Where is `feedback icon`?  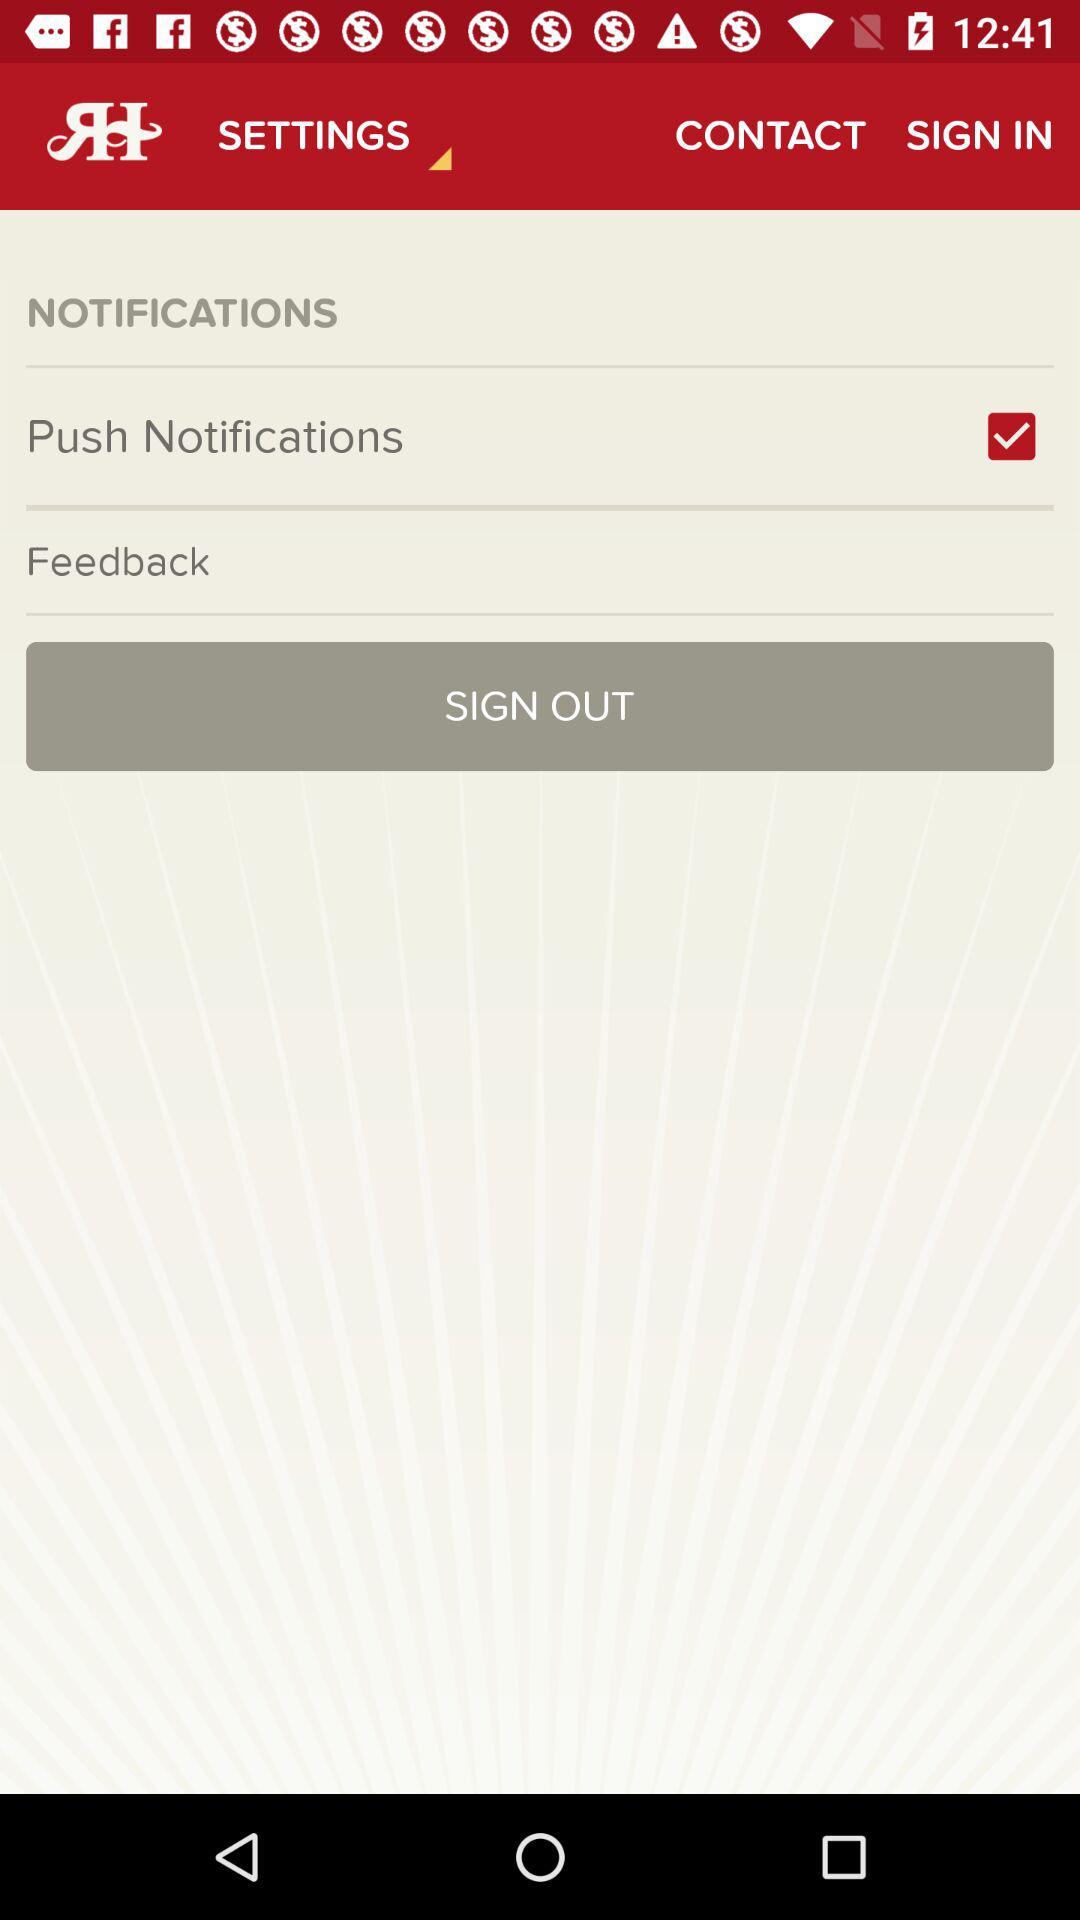 feedback icon is located at coordinates (540, 560).